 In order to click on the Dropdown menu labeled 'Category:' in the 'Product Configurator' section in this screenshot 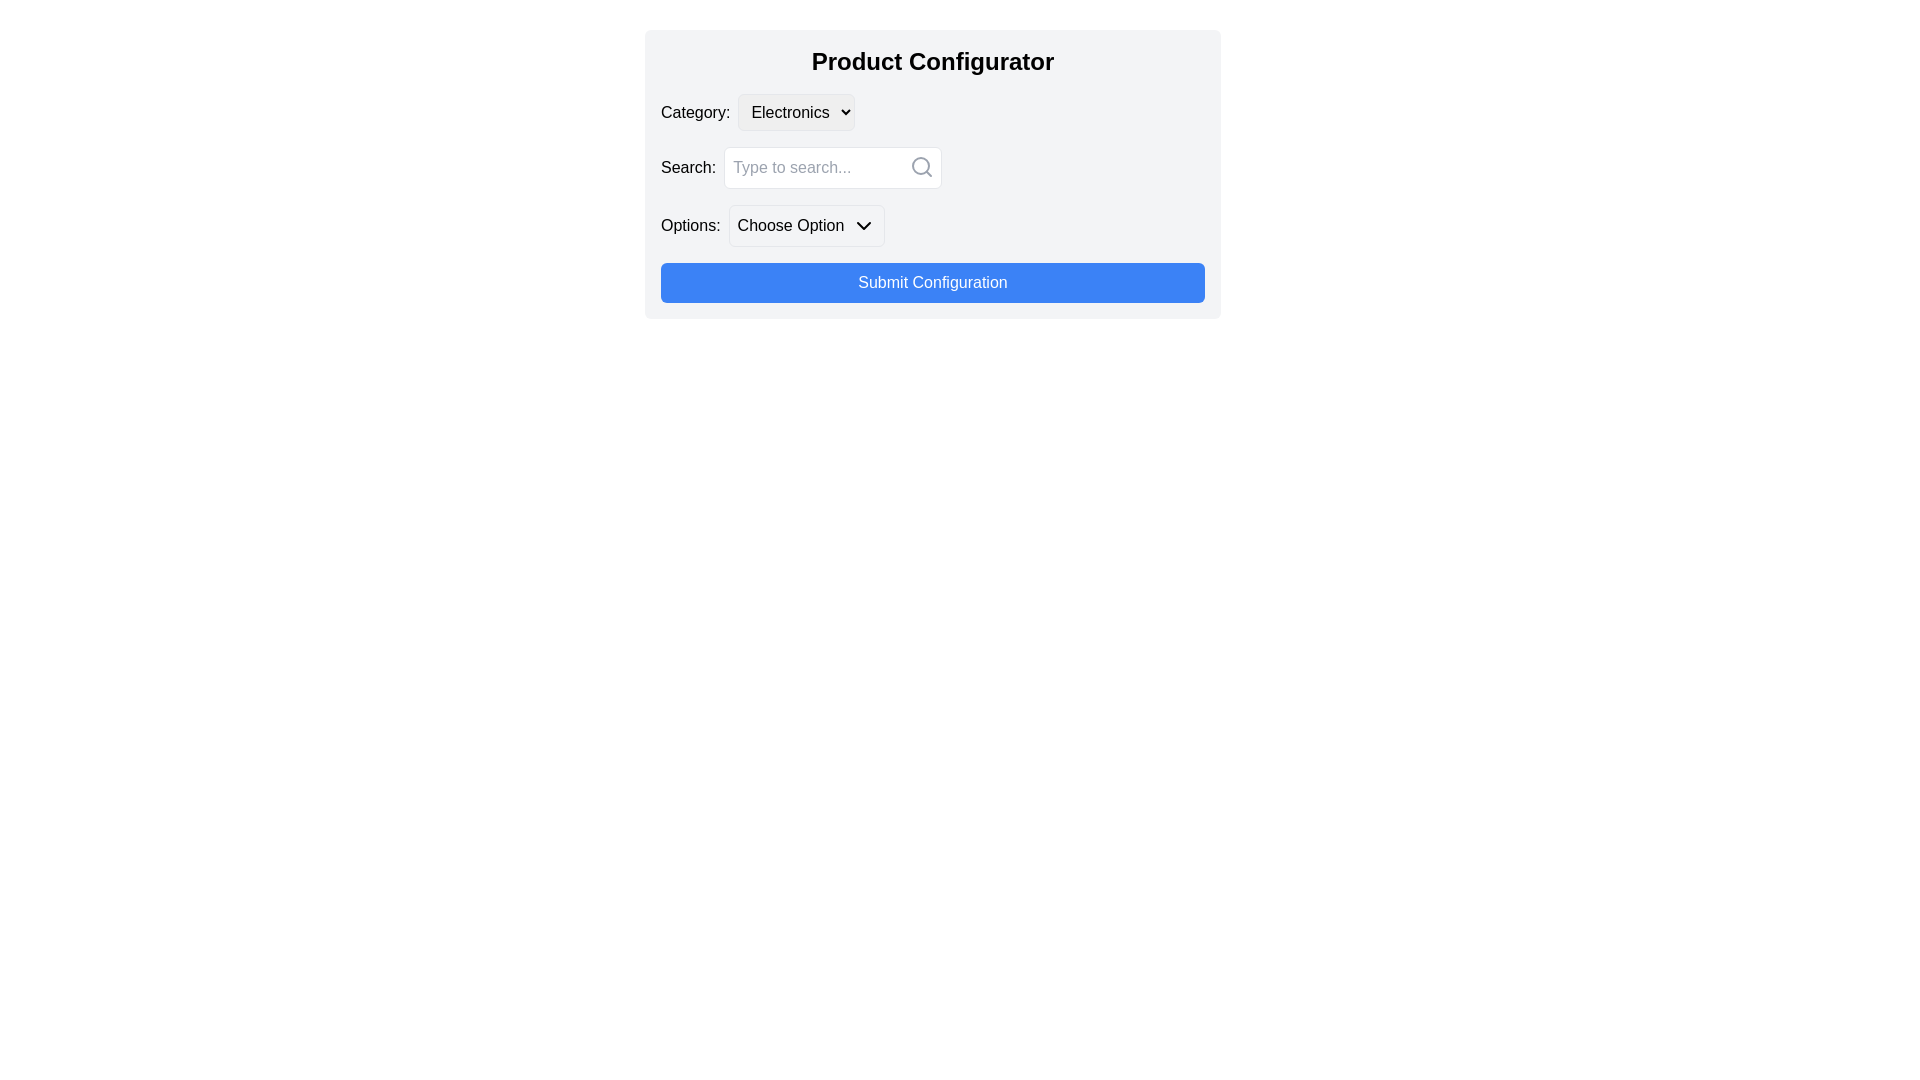, I will do `click(795, 112)`.